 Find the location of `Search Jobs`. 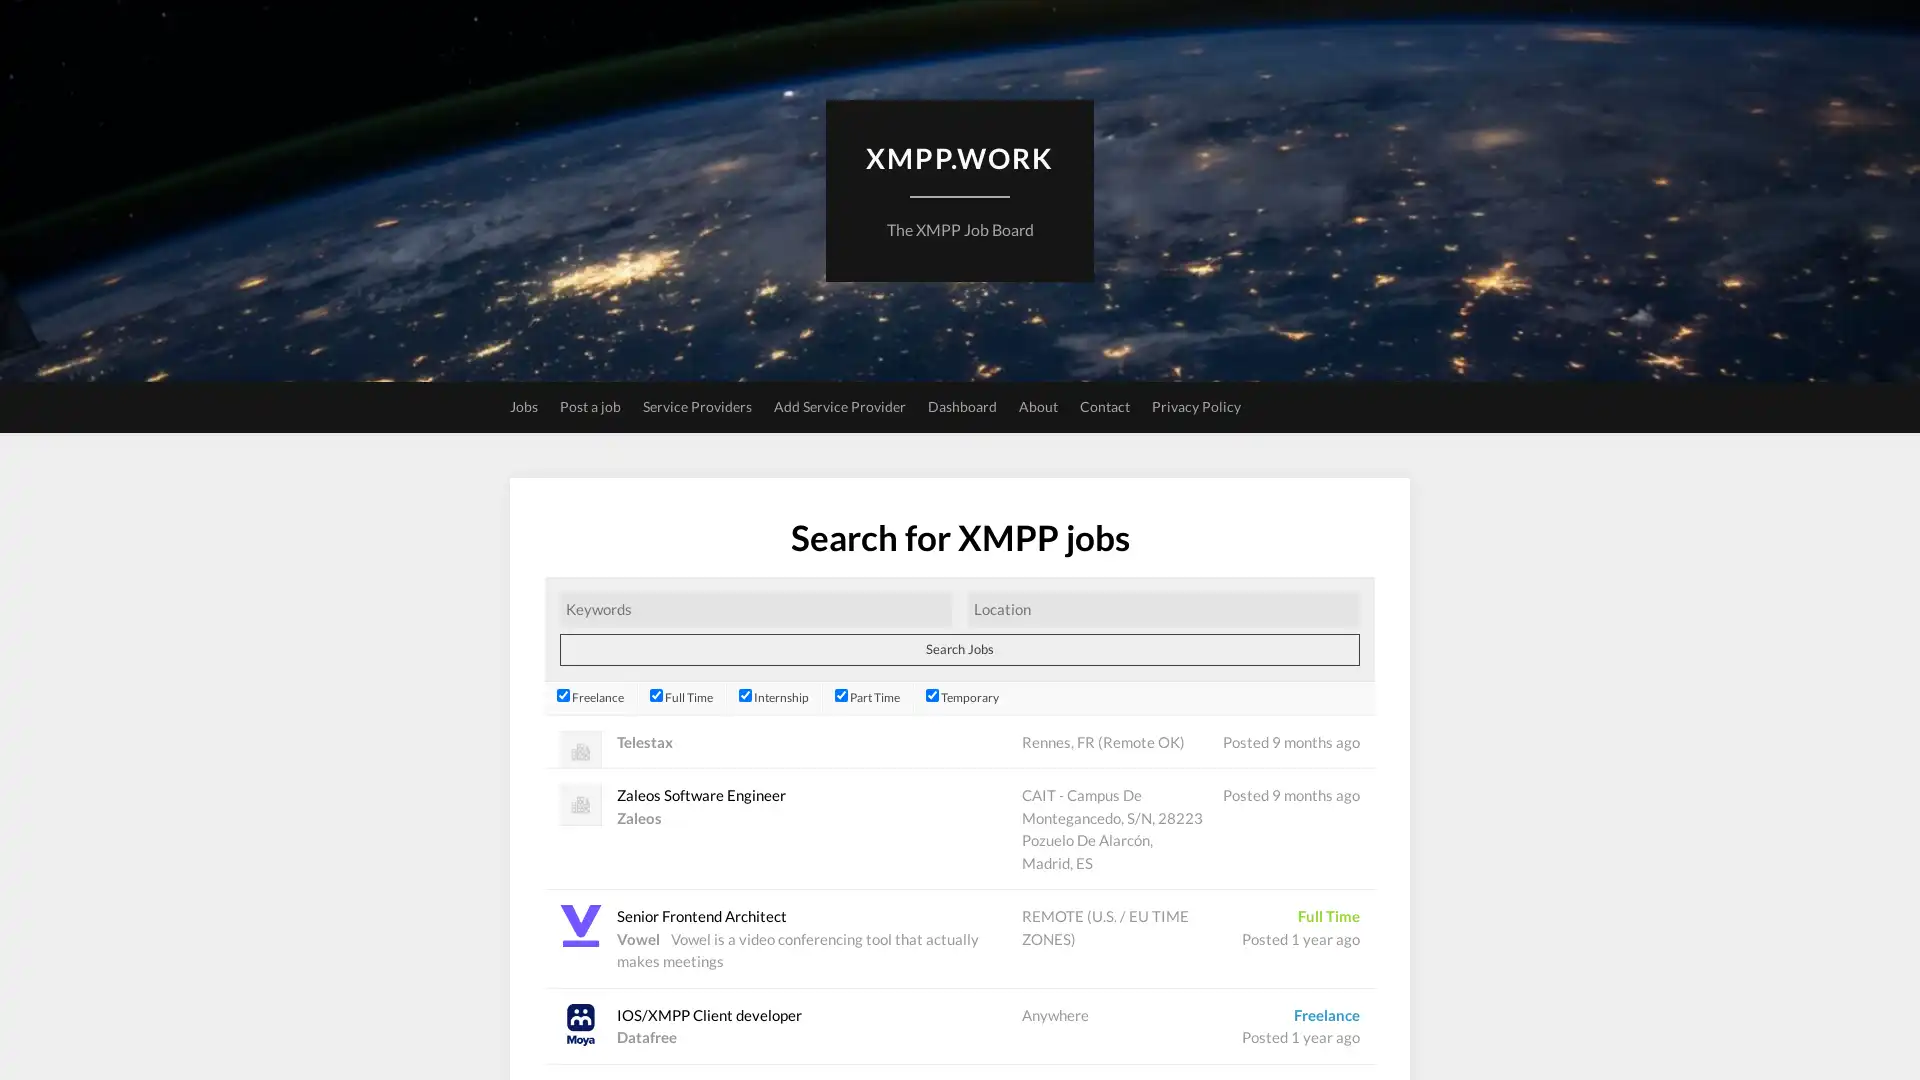

Search Jobs is located at coordinates (960, 649).